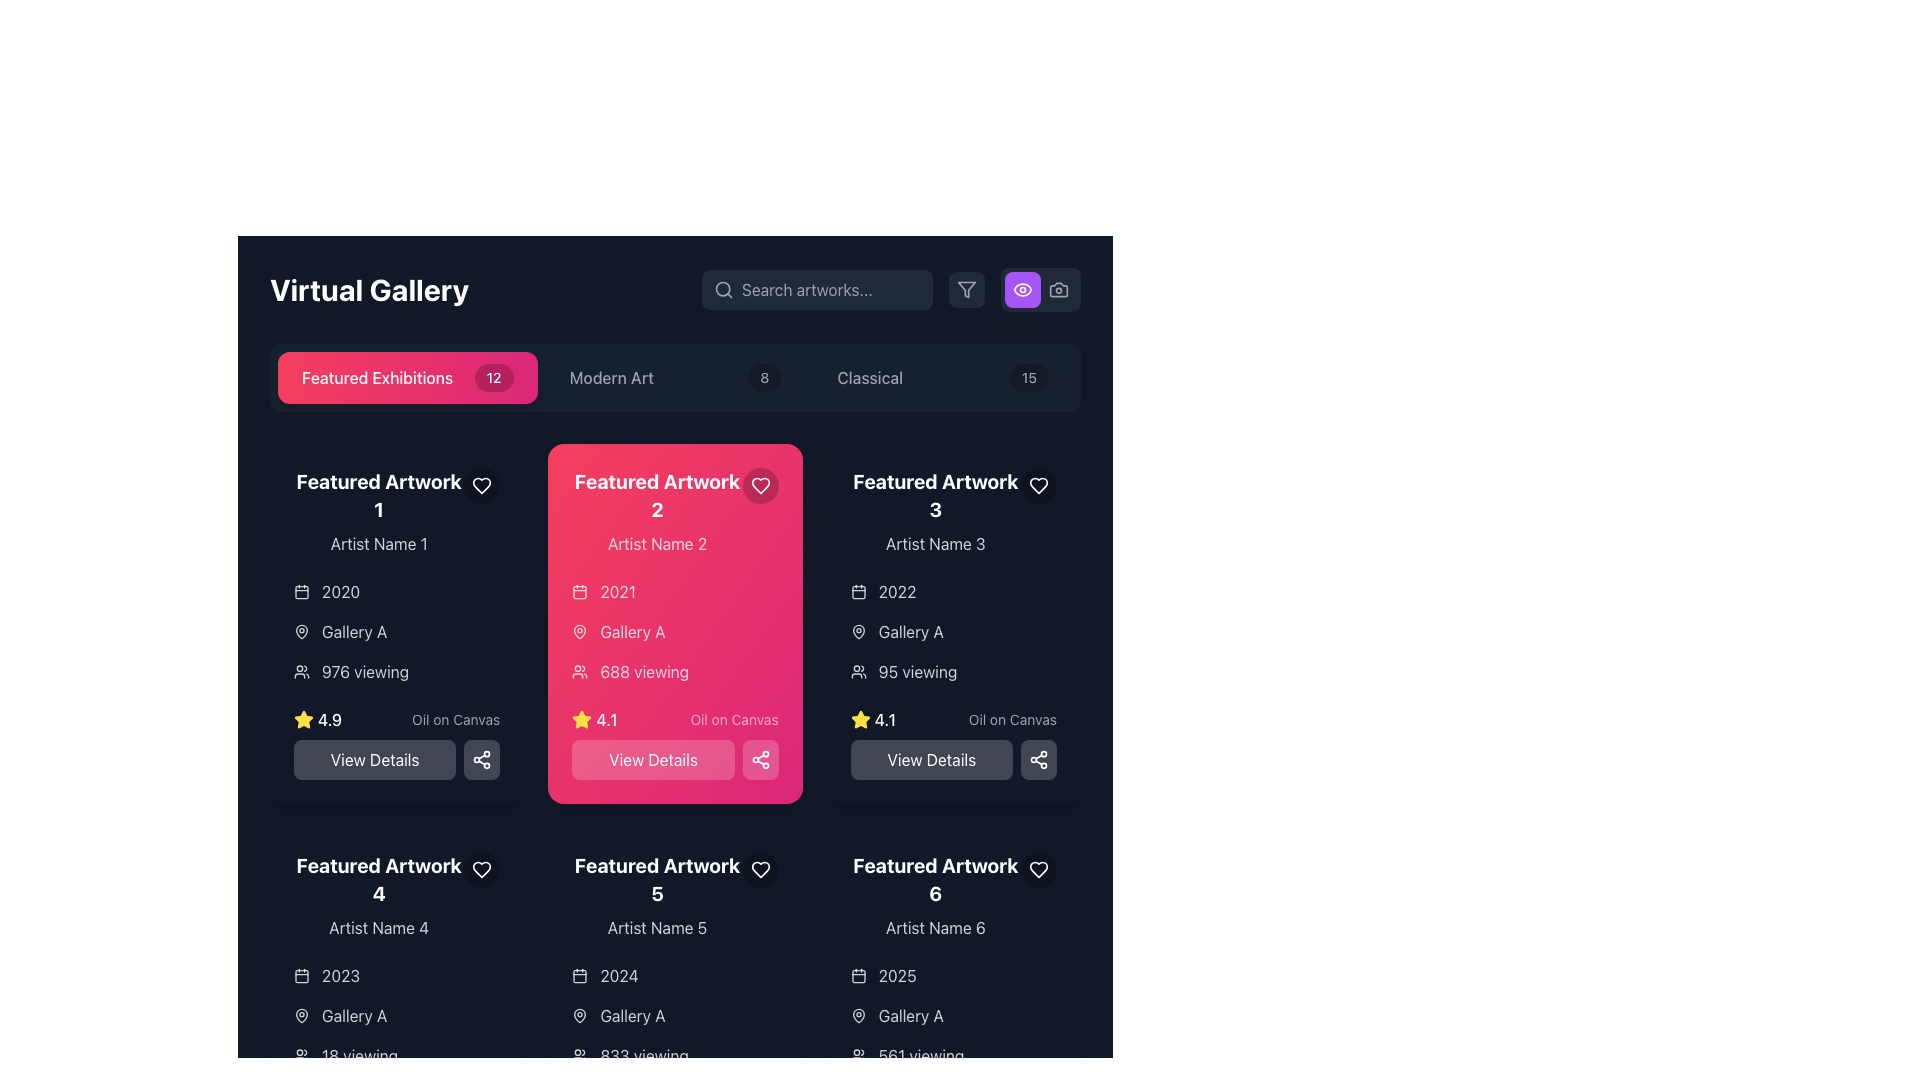 The width and height of the screenshot is (1920, 1080). I want to click on the 'Share' button located on the right-hand side of the 'View Details' button within the pink card for 'Featured Artwork 2', so click(759, 759).